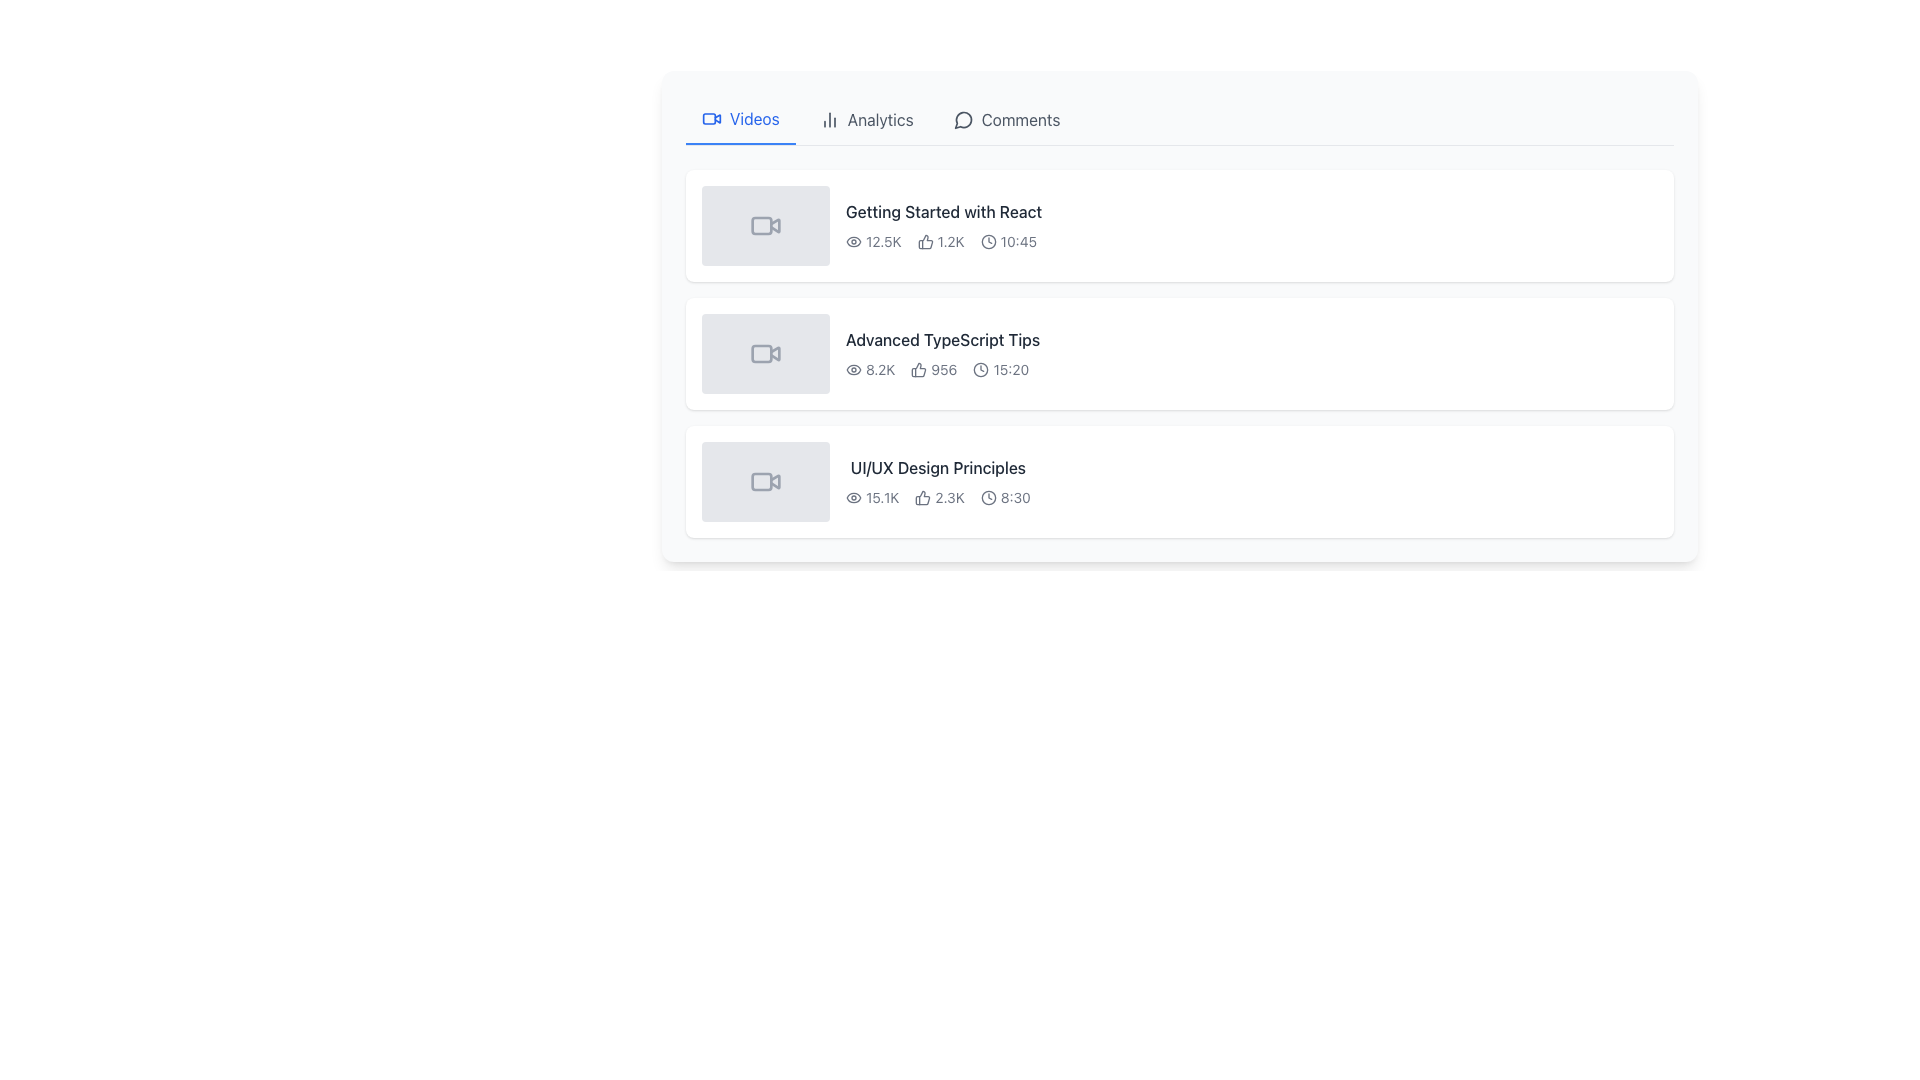  What do you see at coordinates (866, 482) in the screenshot?
I see `the view or like counters of the third video listing in the 'Videos' tab to see details` at bounding box center [866, 482].